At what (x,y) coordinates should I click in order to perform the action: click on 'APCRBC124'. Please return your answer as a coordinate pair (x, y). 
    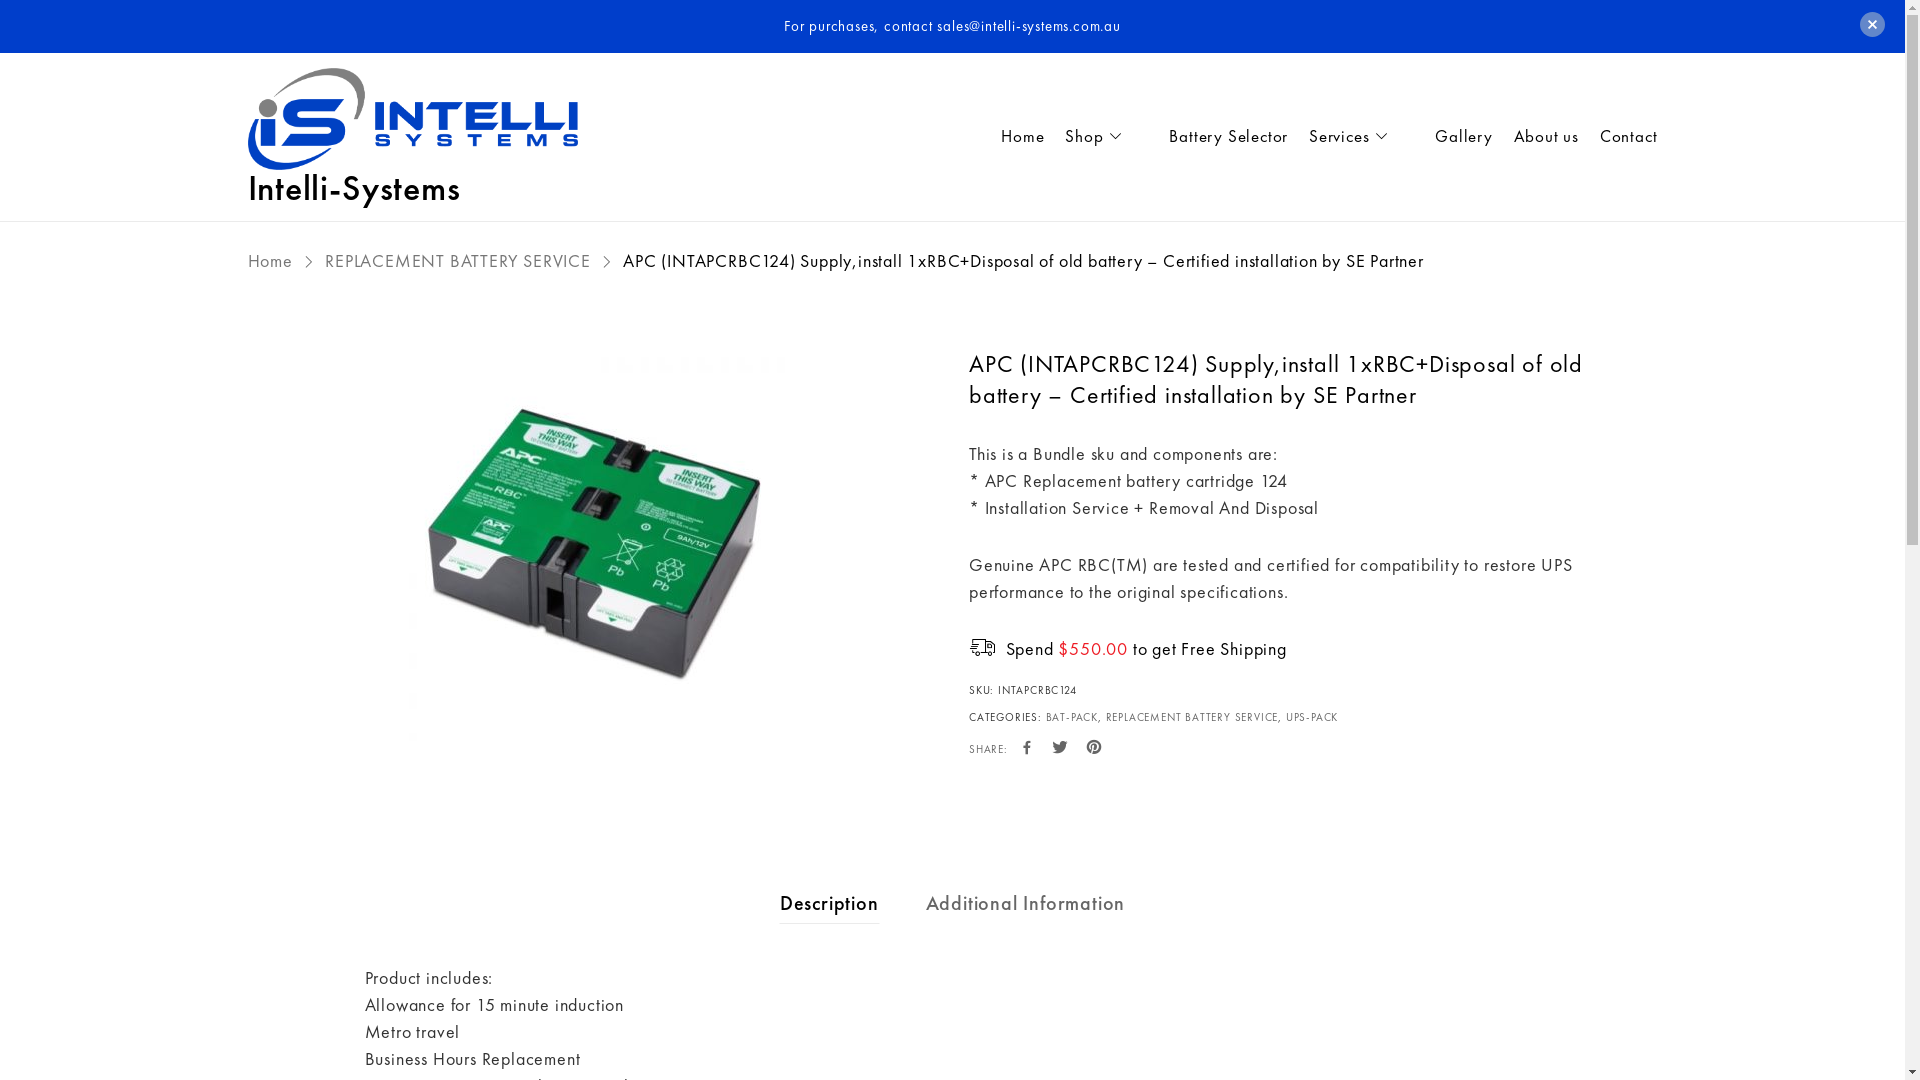
    Looking at the image, I should click on (590, 548).